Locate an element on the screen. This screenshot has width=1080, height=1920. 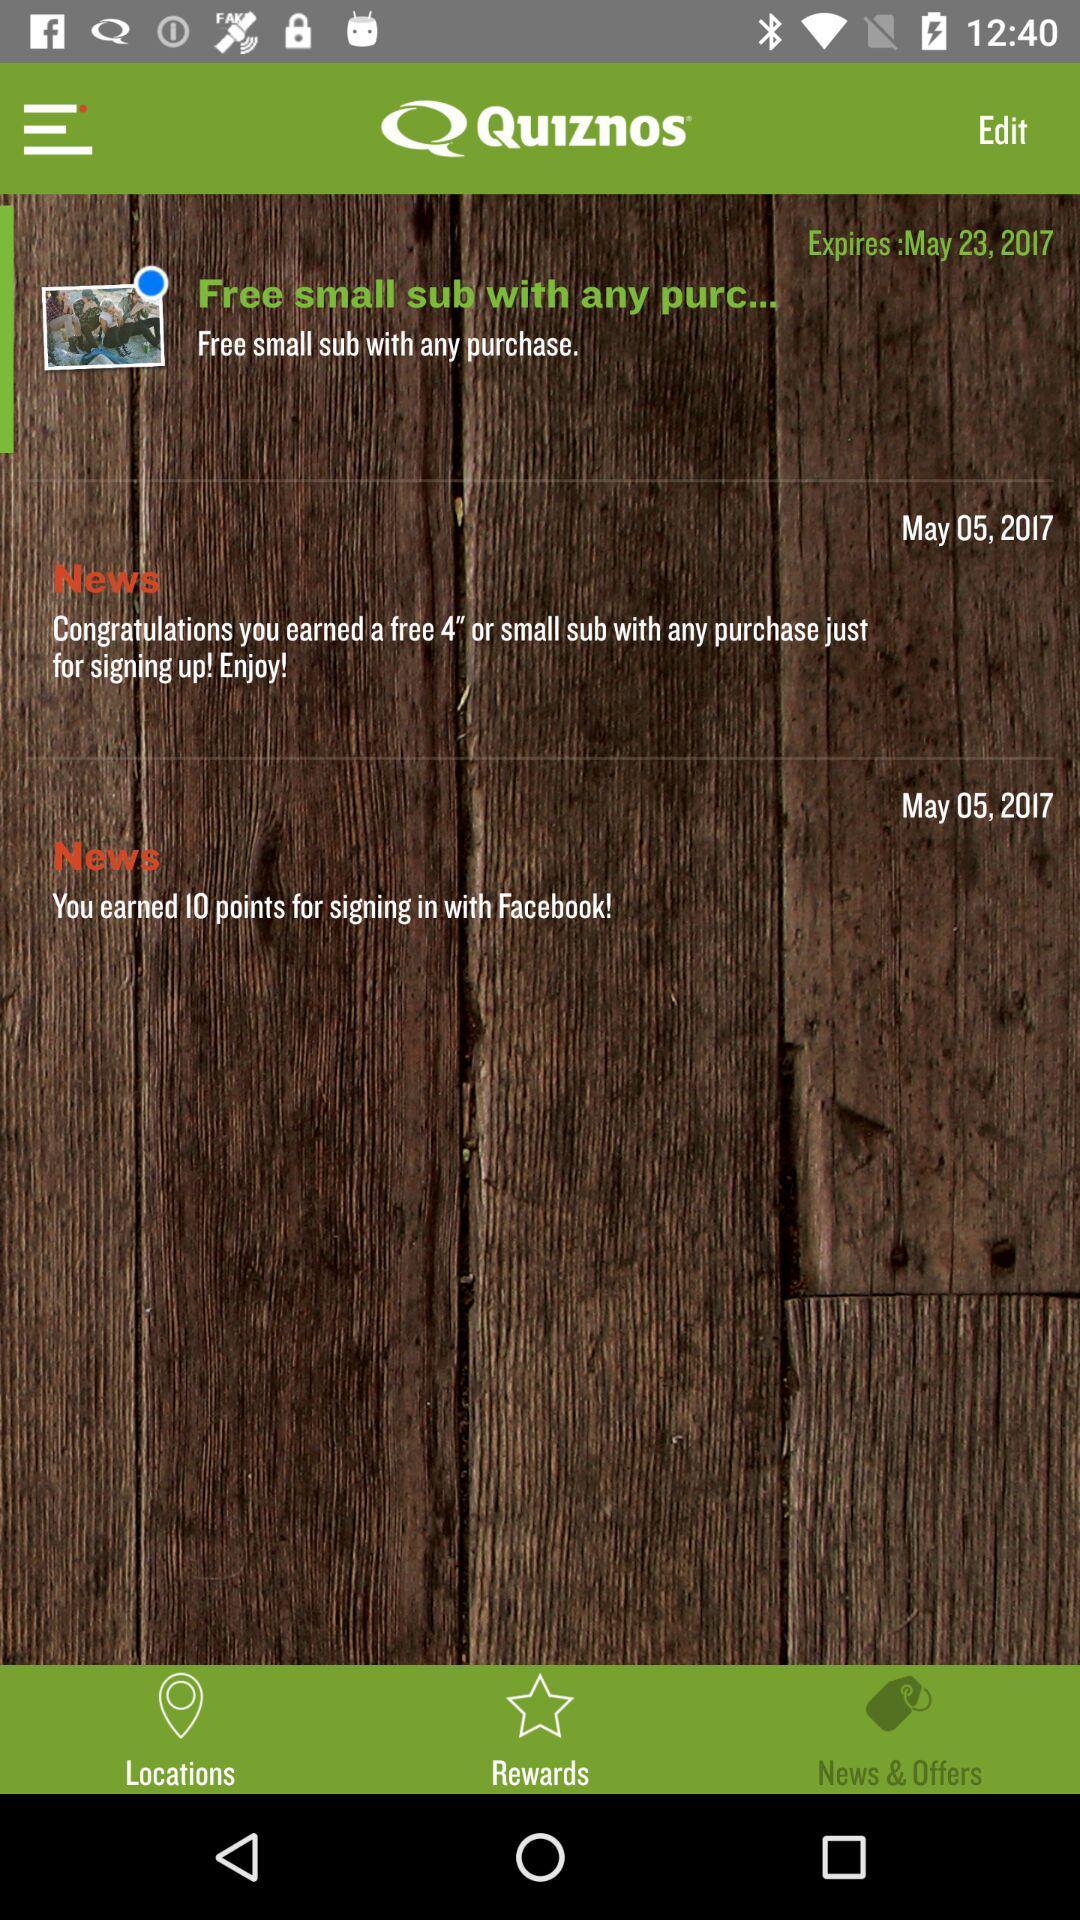
menu buttton is located at coordinates (54, 127).